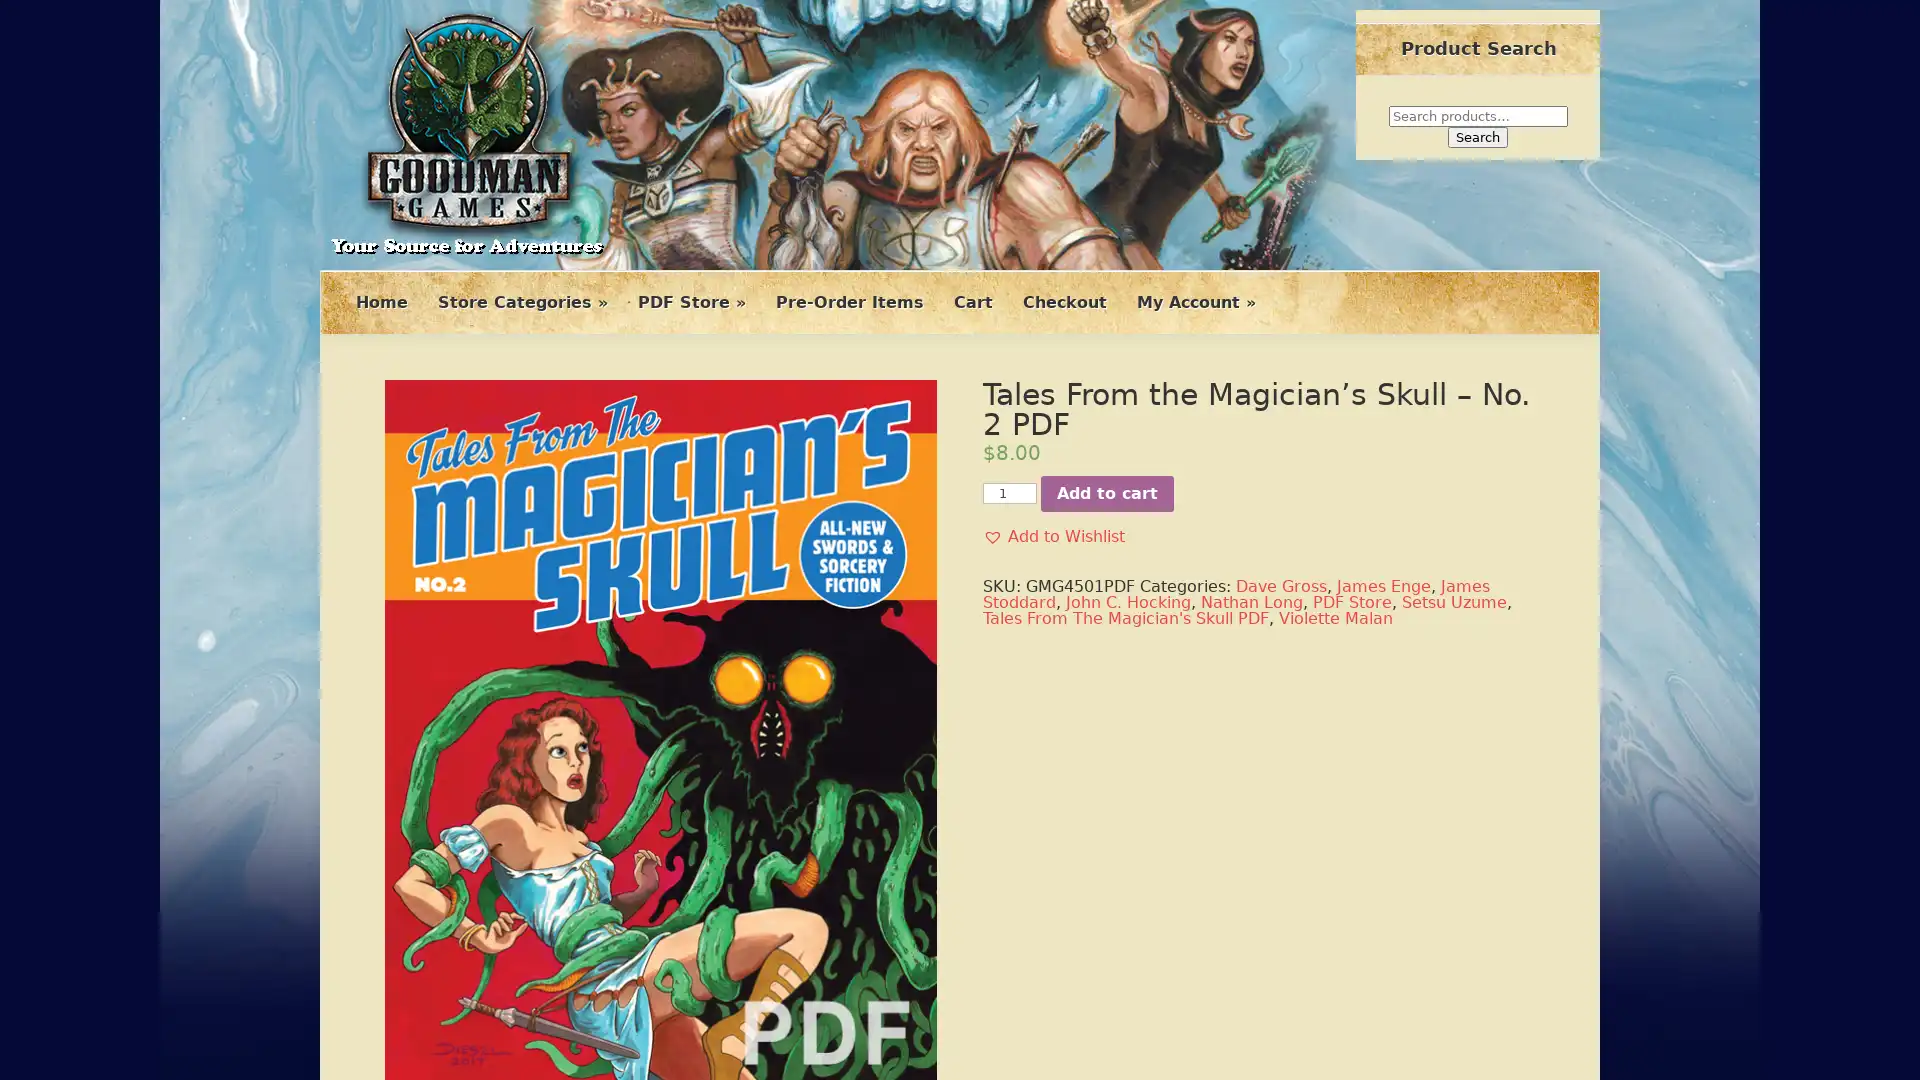 This screenshot has width=1920, height=1080. Describe the element at coordinates (1106, 493) in the screenshot. I see `Add to cart` at that location.